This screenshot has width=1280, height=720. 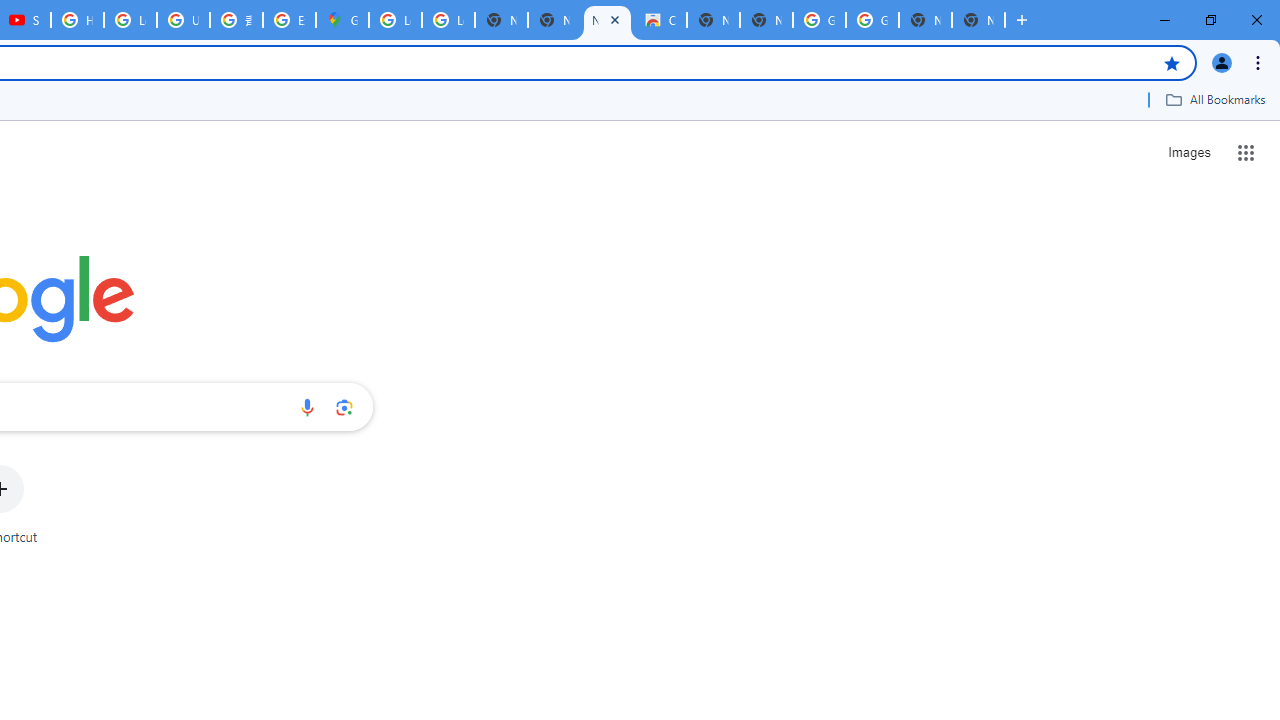 I want to click on 'Google Images', so click(x=819, y=20).